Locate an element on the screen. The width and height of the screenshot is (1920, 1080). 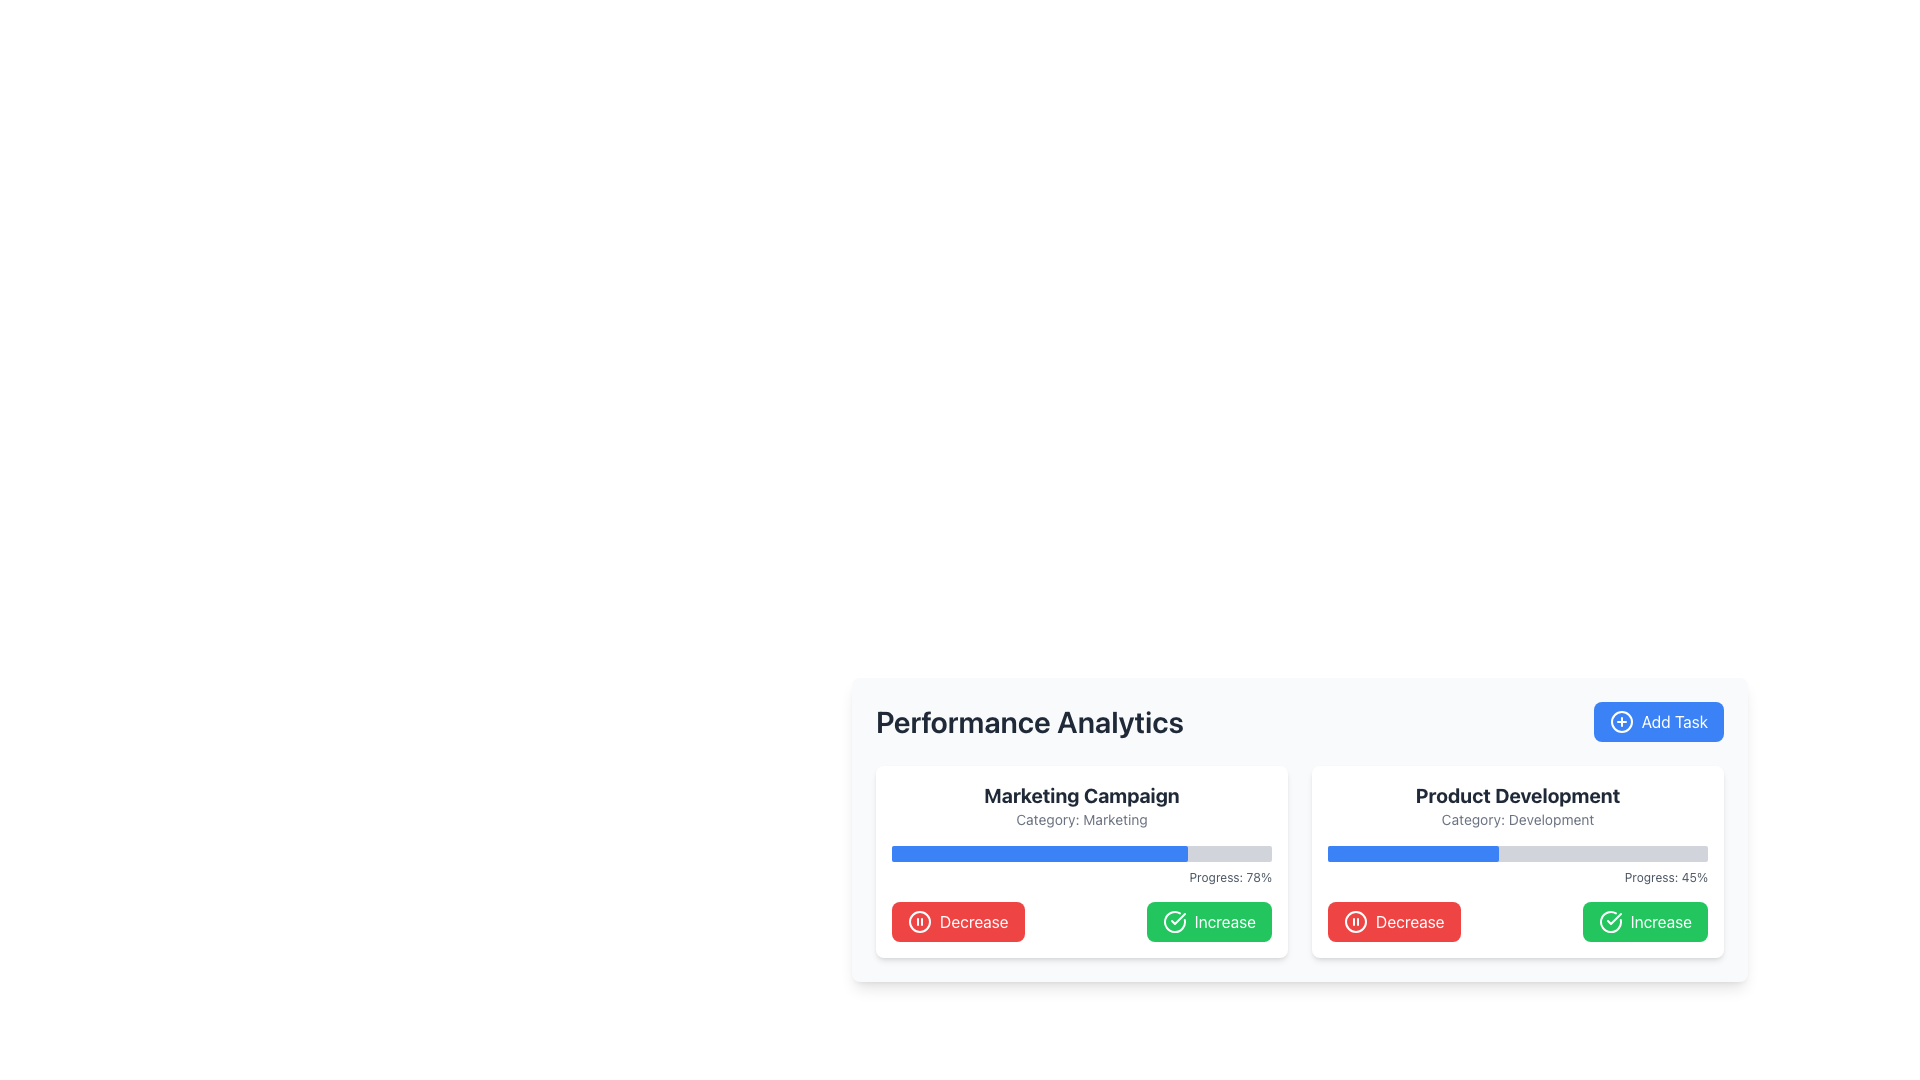
the Icon (SVG Circle) that represents the 'Decrease' button within the pause icon under 'Marketing Campaign' is located at coordinates (919, 921).